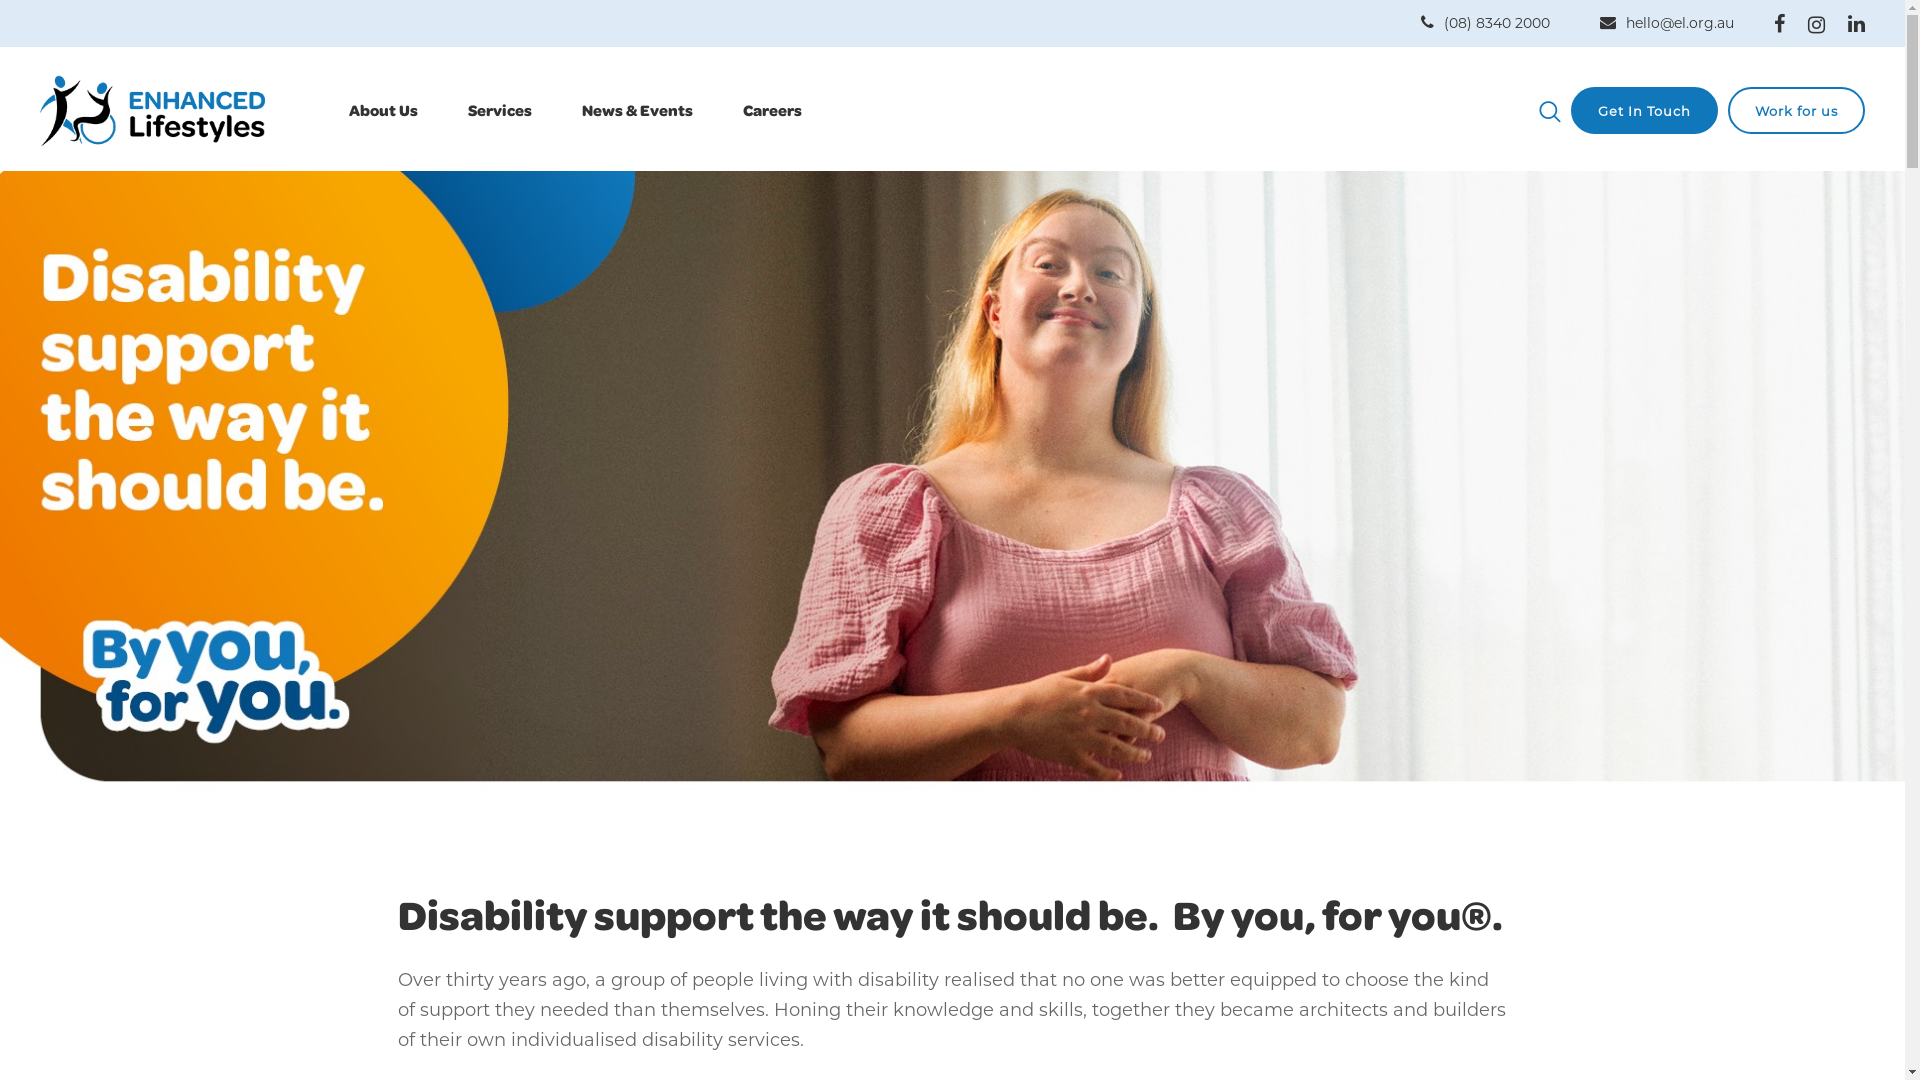 This screenshot has width=1920, height=1080. What do you see at coordinates (1549, 112) in the screenshot?
I see `'Search'` at bounding box center [1549, 112].